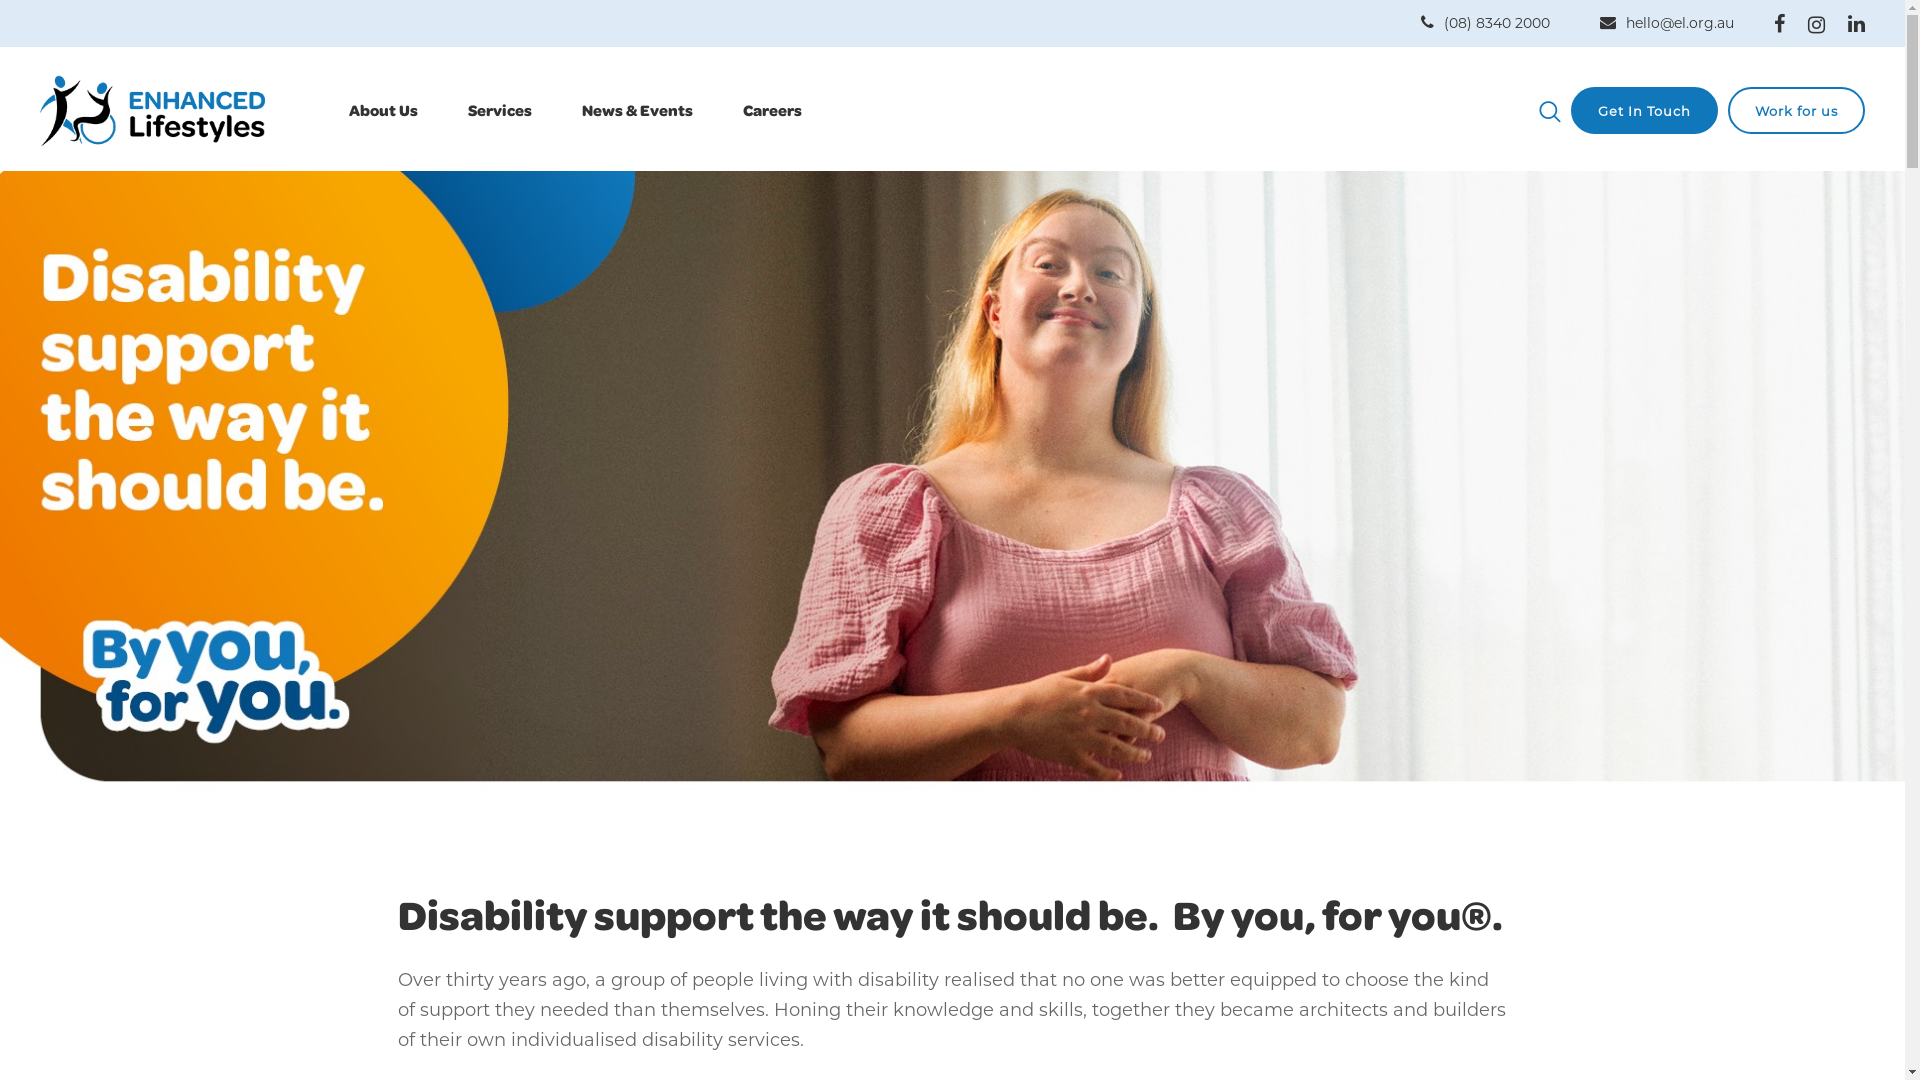 This screenshot has width=1920, height=1080. What do you see at coordinates (1549, 112) in the screenshot?
I see `'Search'` at bounding box center [1549, 112].